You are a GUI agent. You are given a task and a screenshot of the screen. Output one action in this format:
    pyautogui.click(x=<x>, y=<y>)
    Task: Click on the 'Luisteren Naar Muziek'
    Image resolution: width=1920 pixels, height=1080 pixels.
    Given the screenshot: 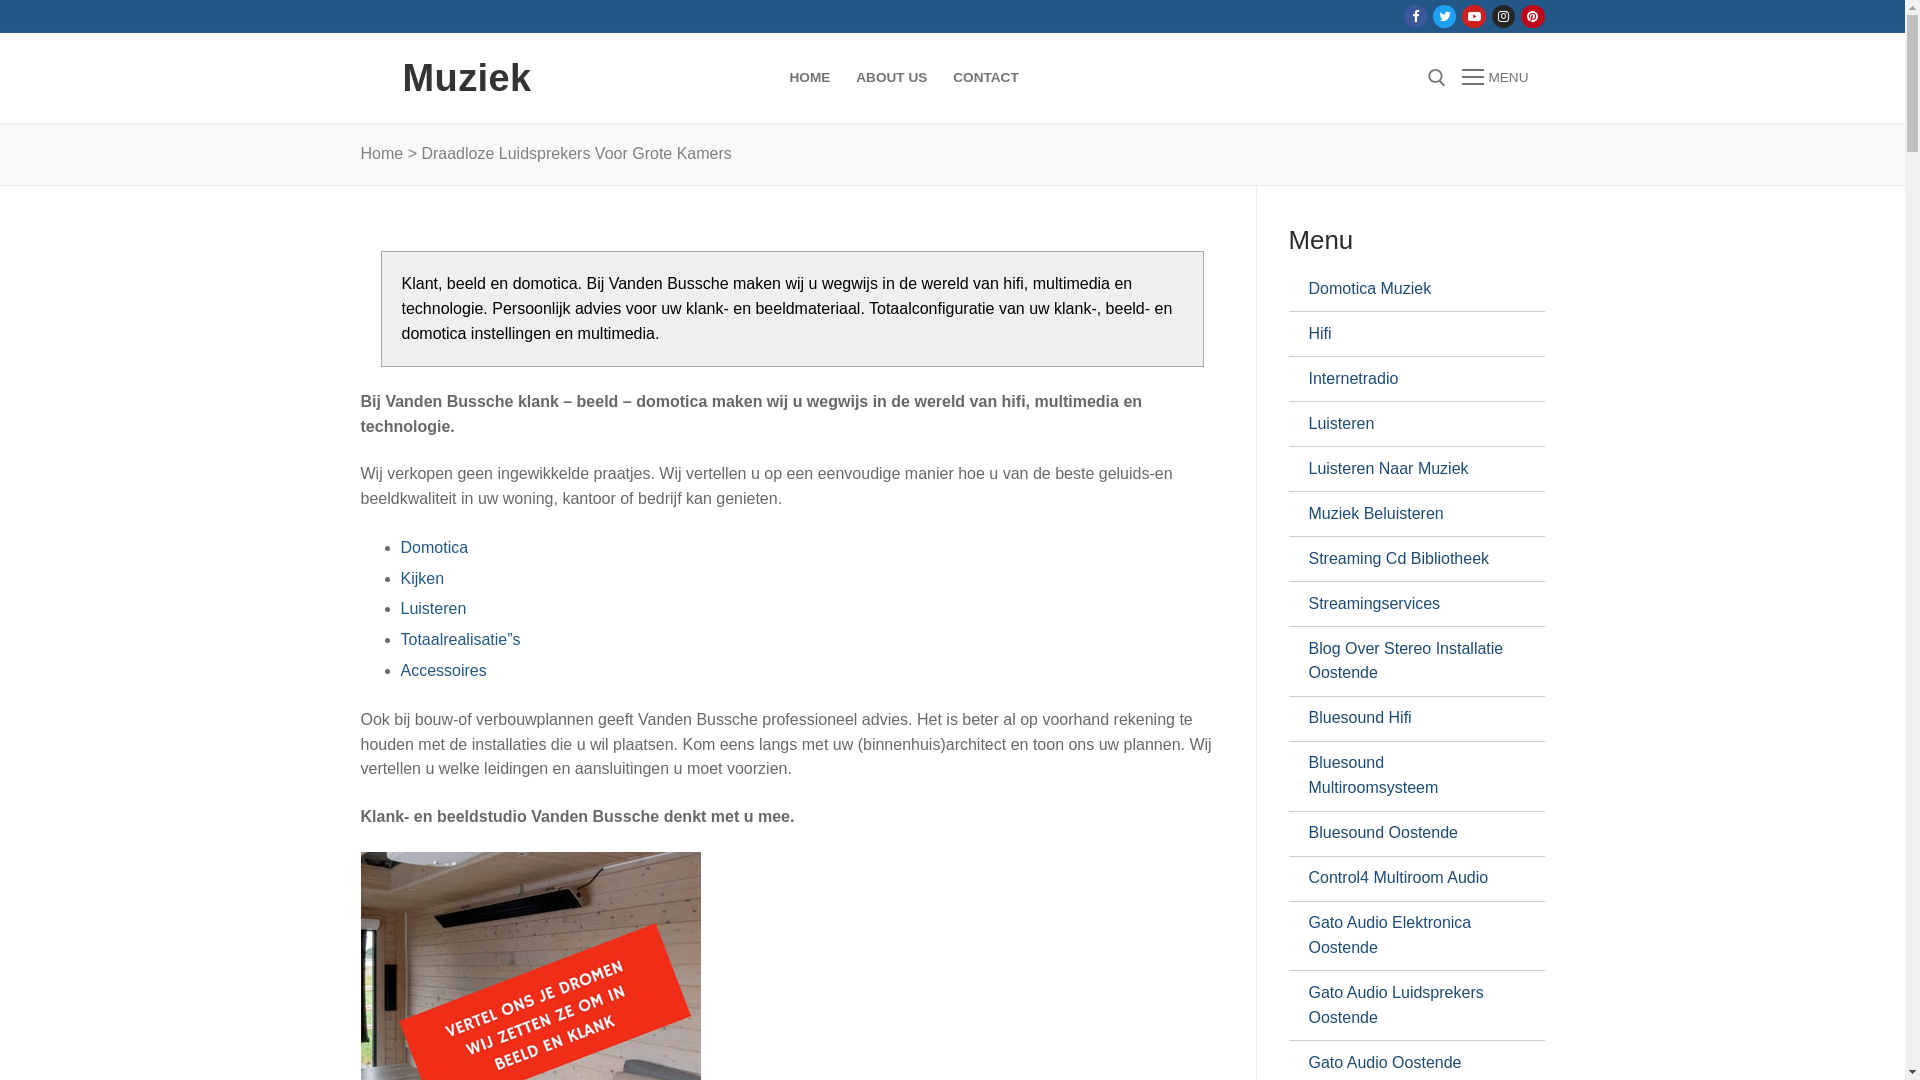 What is the action you would take?
    pyautogui.click(x=1406, y=469)
    